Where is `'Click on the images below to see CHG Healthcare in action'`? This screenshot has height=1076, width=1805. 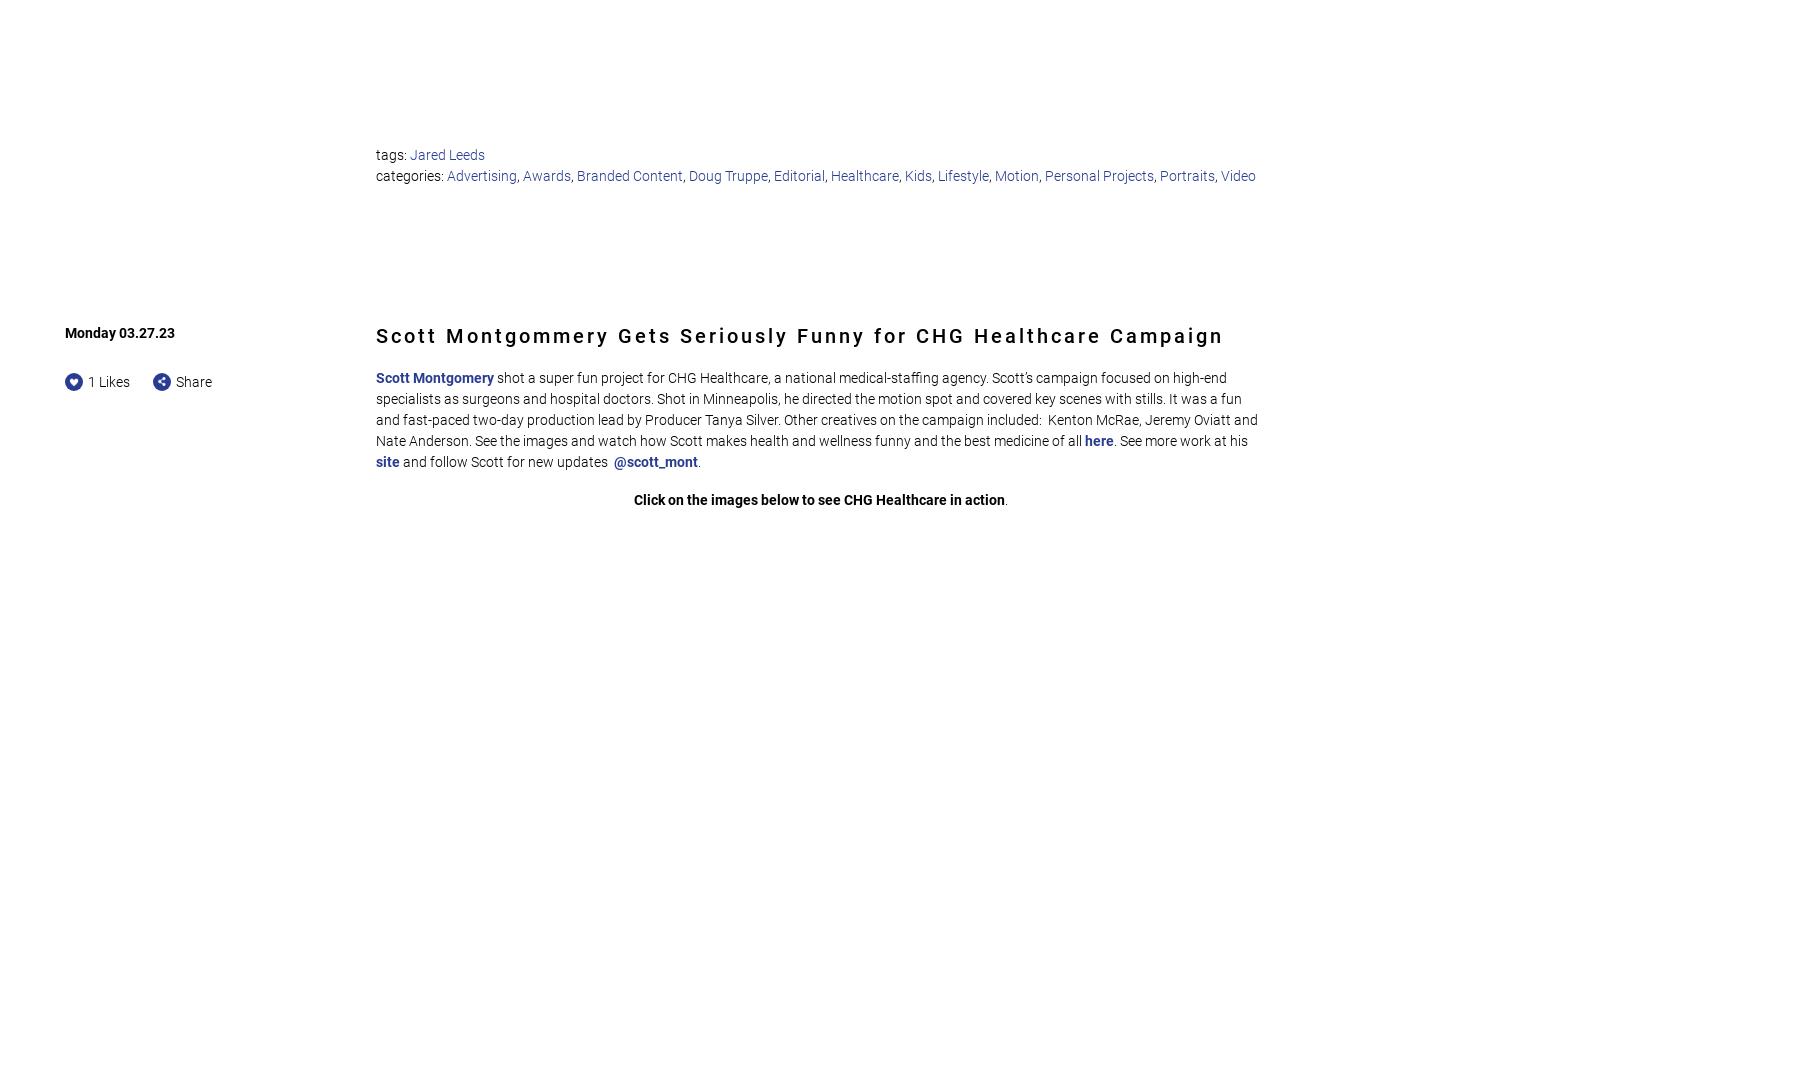 'Click on the images below to see CHG Healthcare in action' is located at coordinates (633, 500).